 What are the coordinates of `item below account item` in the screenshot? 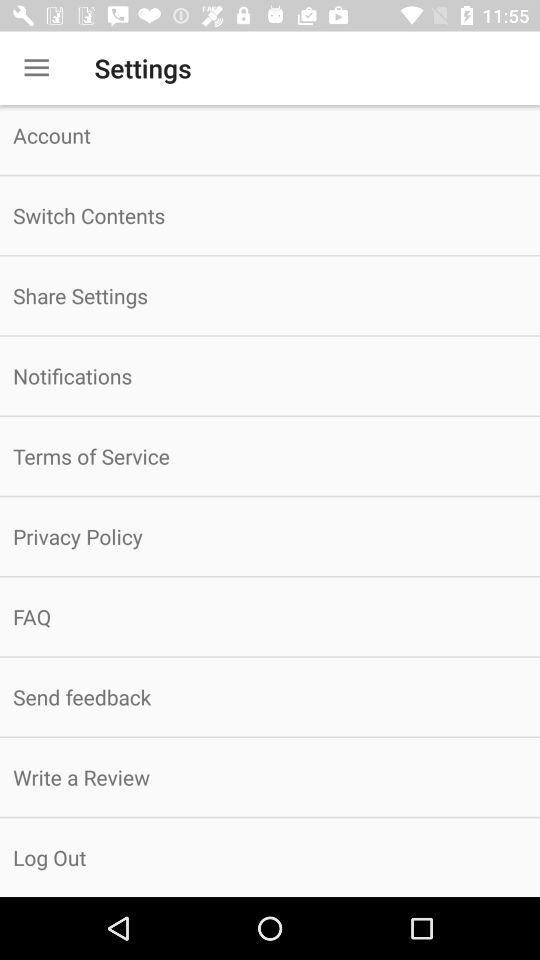 It's located at (270, 215).